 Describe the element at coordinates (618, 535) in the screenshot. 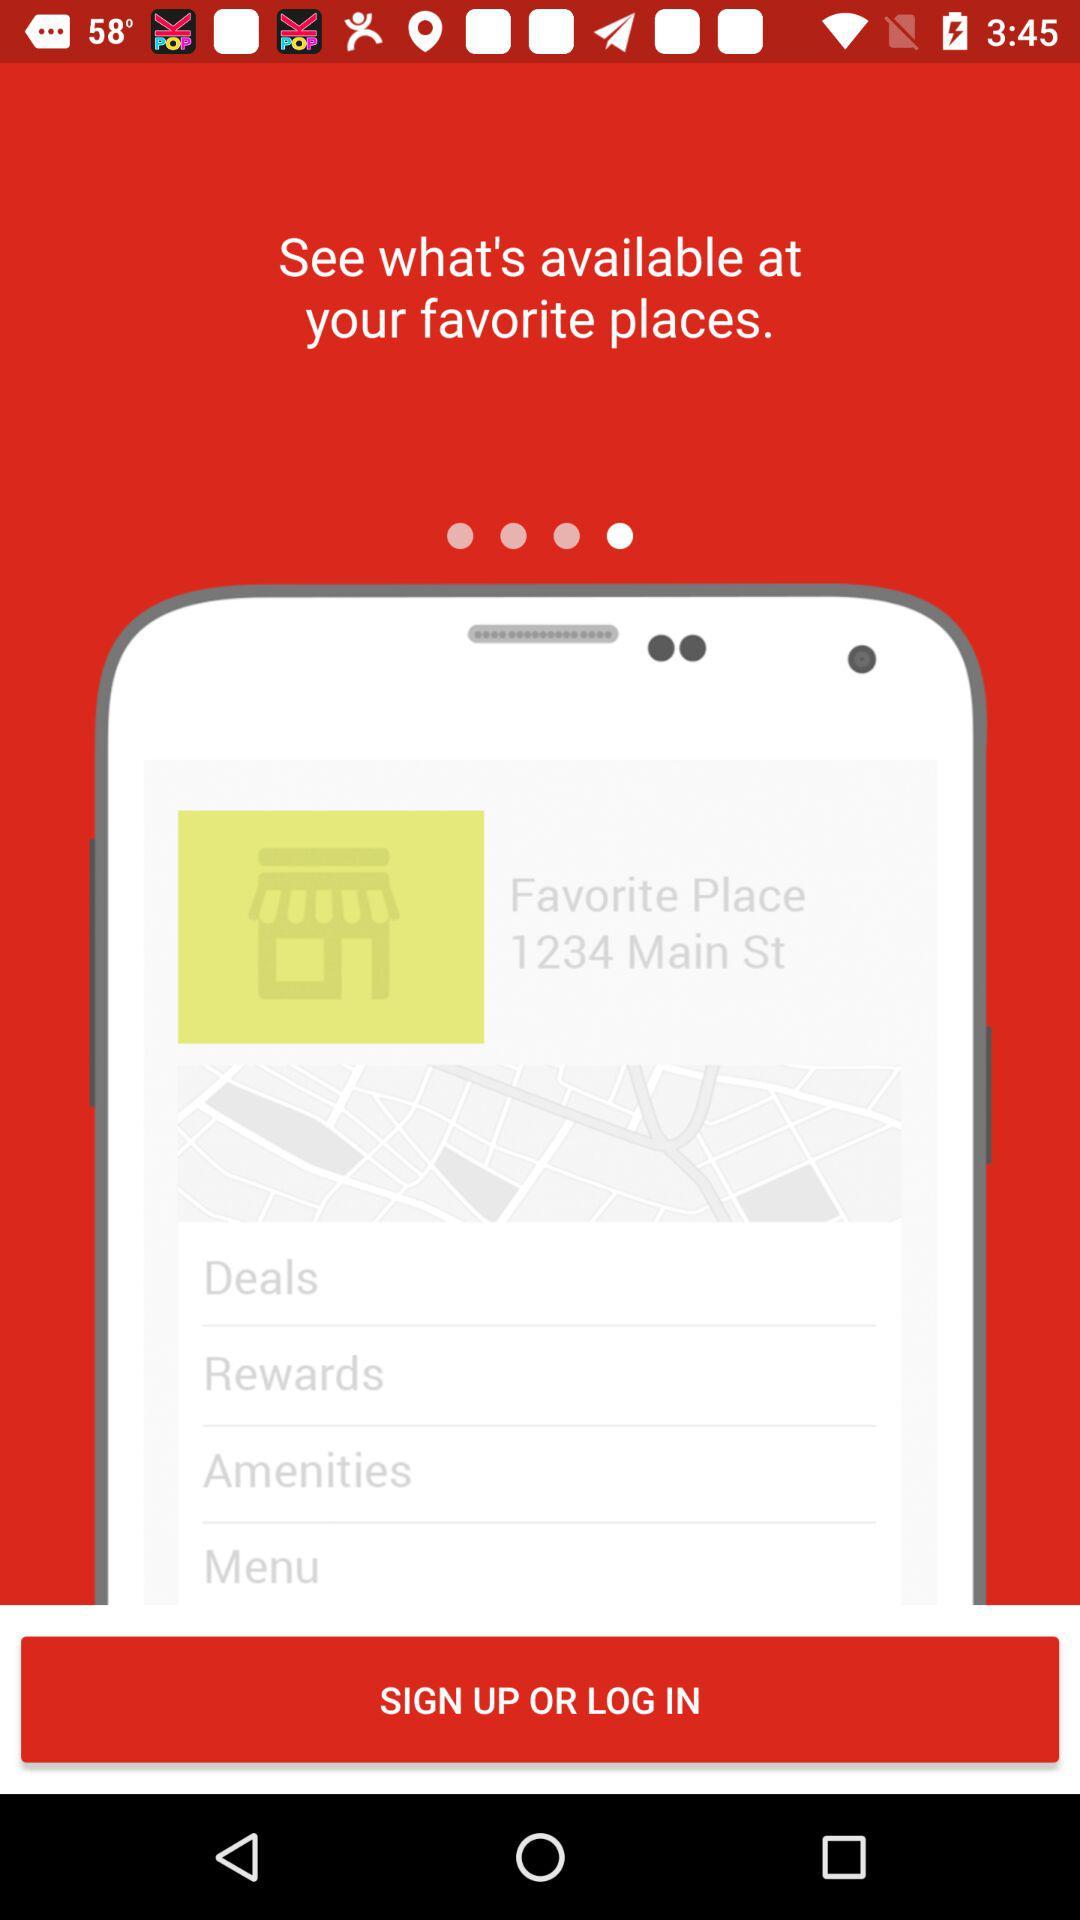

I see `icon below see what s item` at that location.